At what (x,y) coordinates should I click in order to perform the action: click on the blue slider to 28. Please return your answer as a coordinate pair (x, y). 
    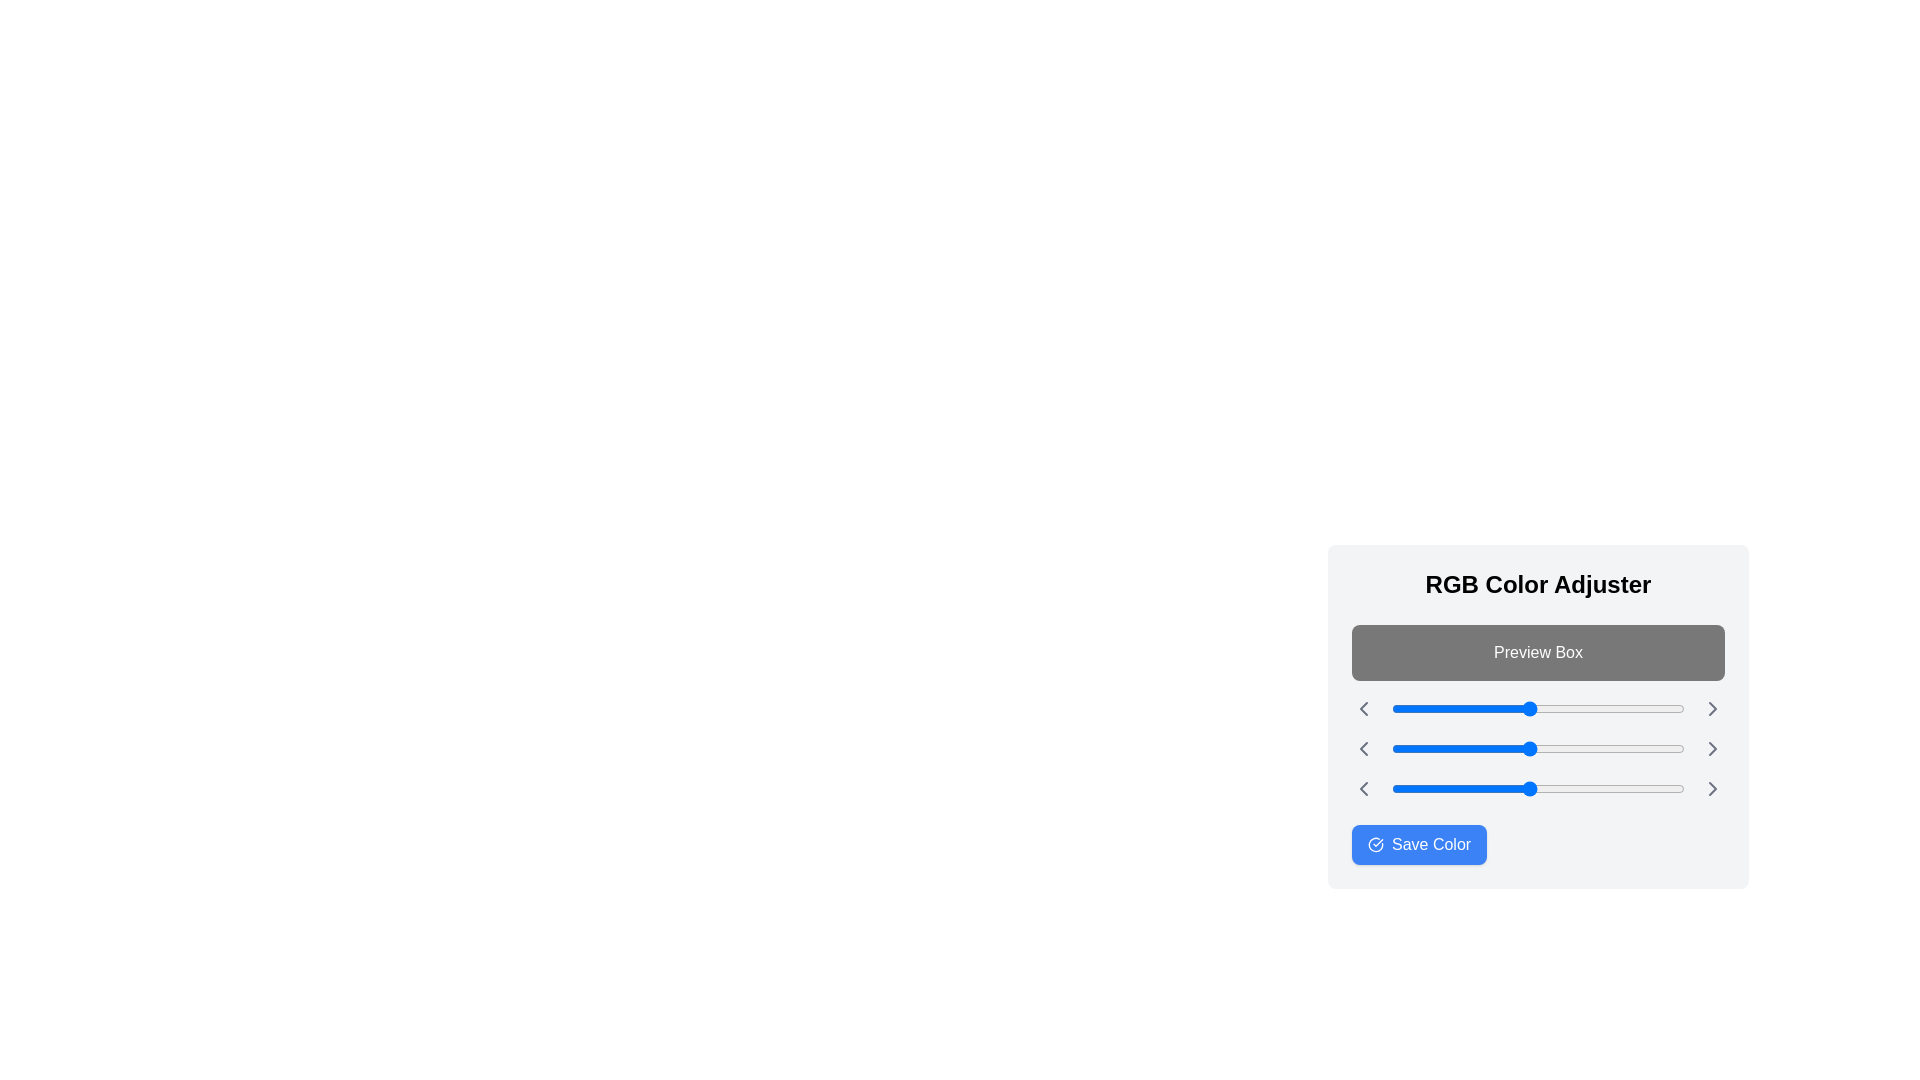
    Looking at the image, I should click on (1423, 788).